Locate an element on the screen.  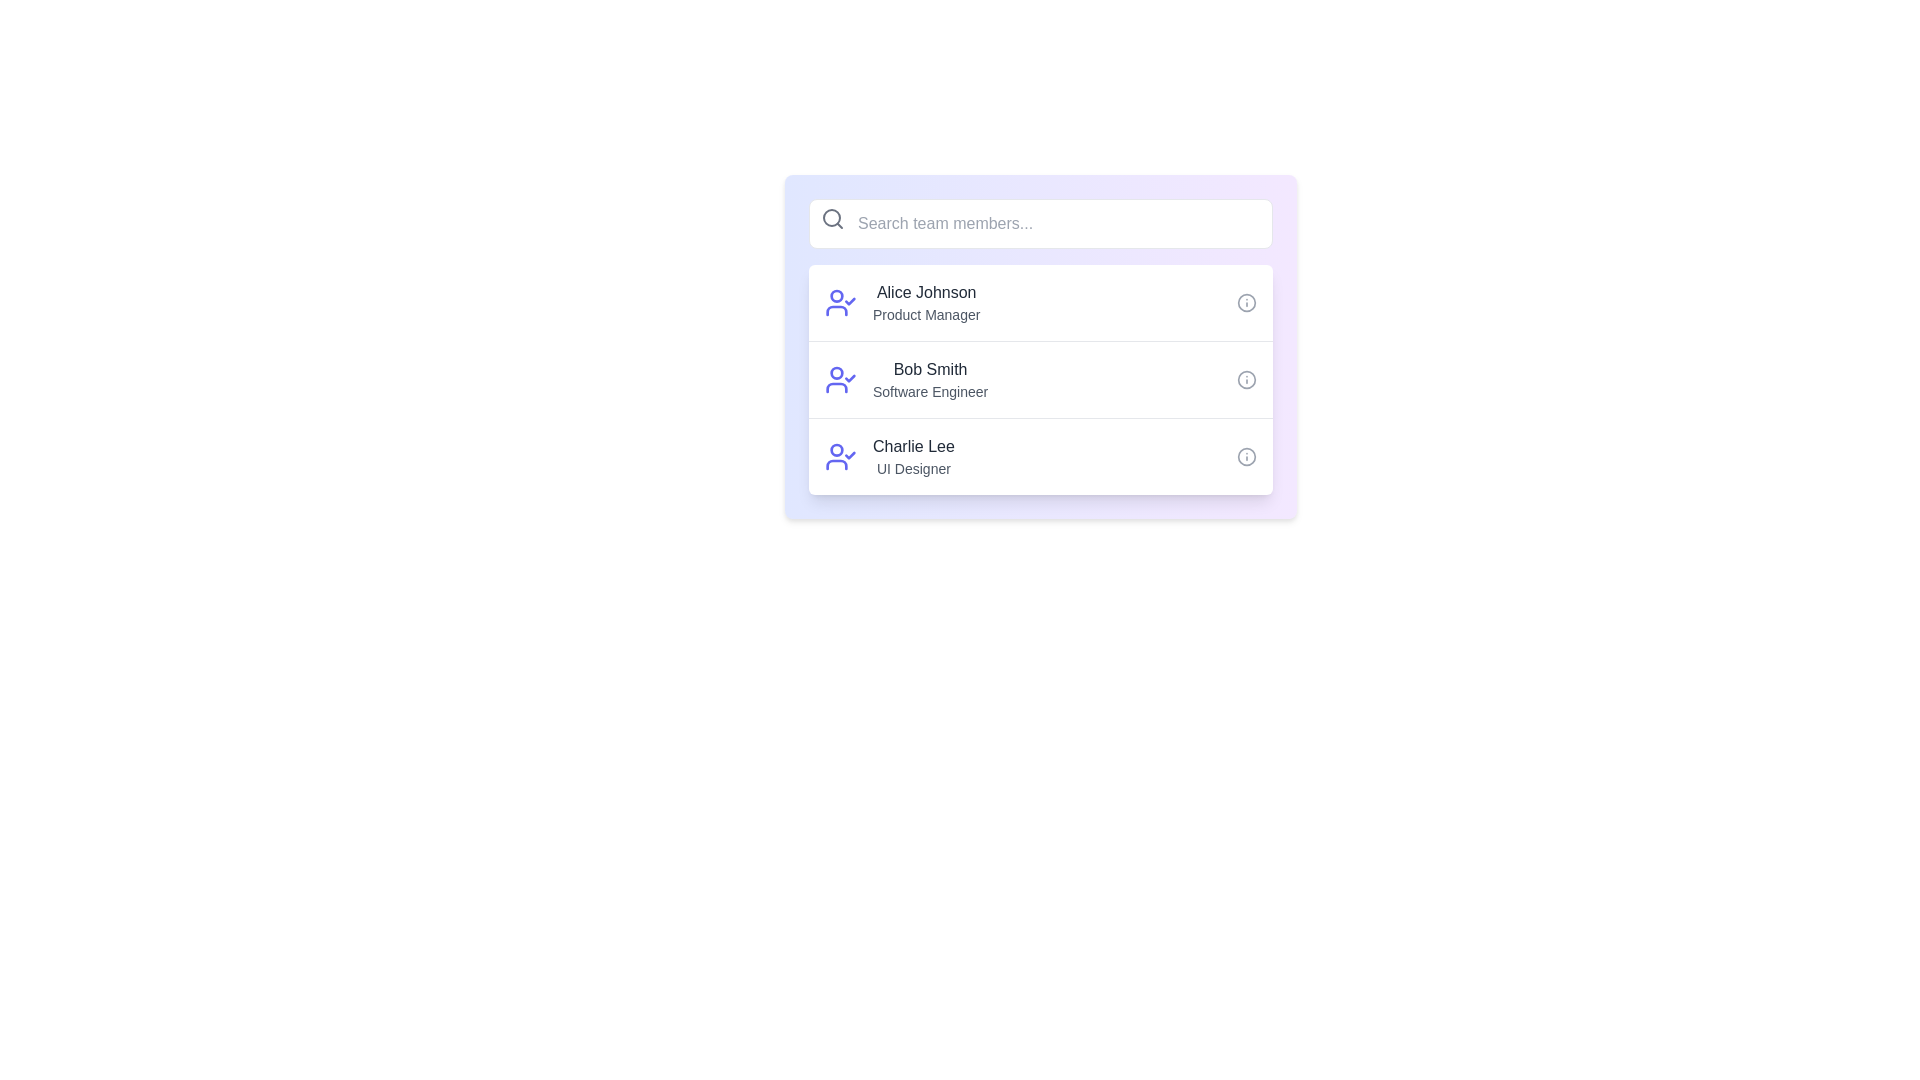
the curved line resembling an arc in the user avatar SVG element, which is styled in a single tone like blue or purple is located at coordinates (836, 388).